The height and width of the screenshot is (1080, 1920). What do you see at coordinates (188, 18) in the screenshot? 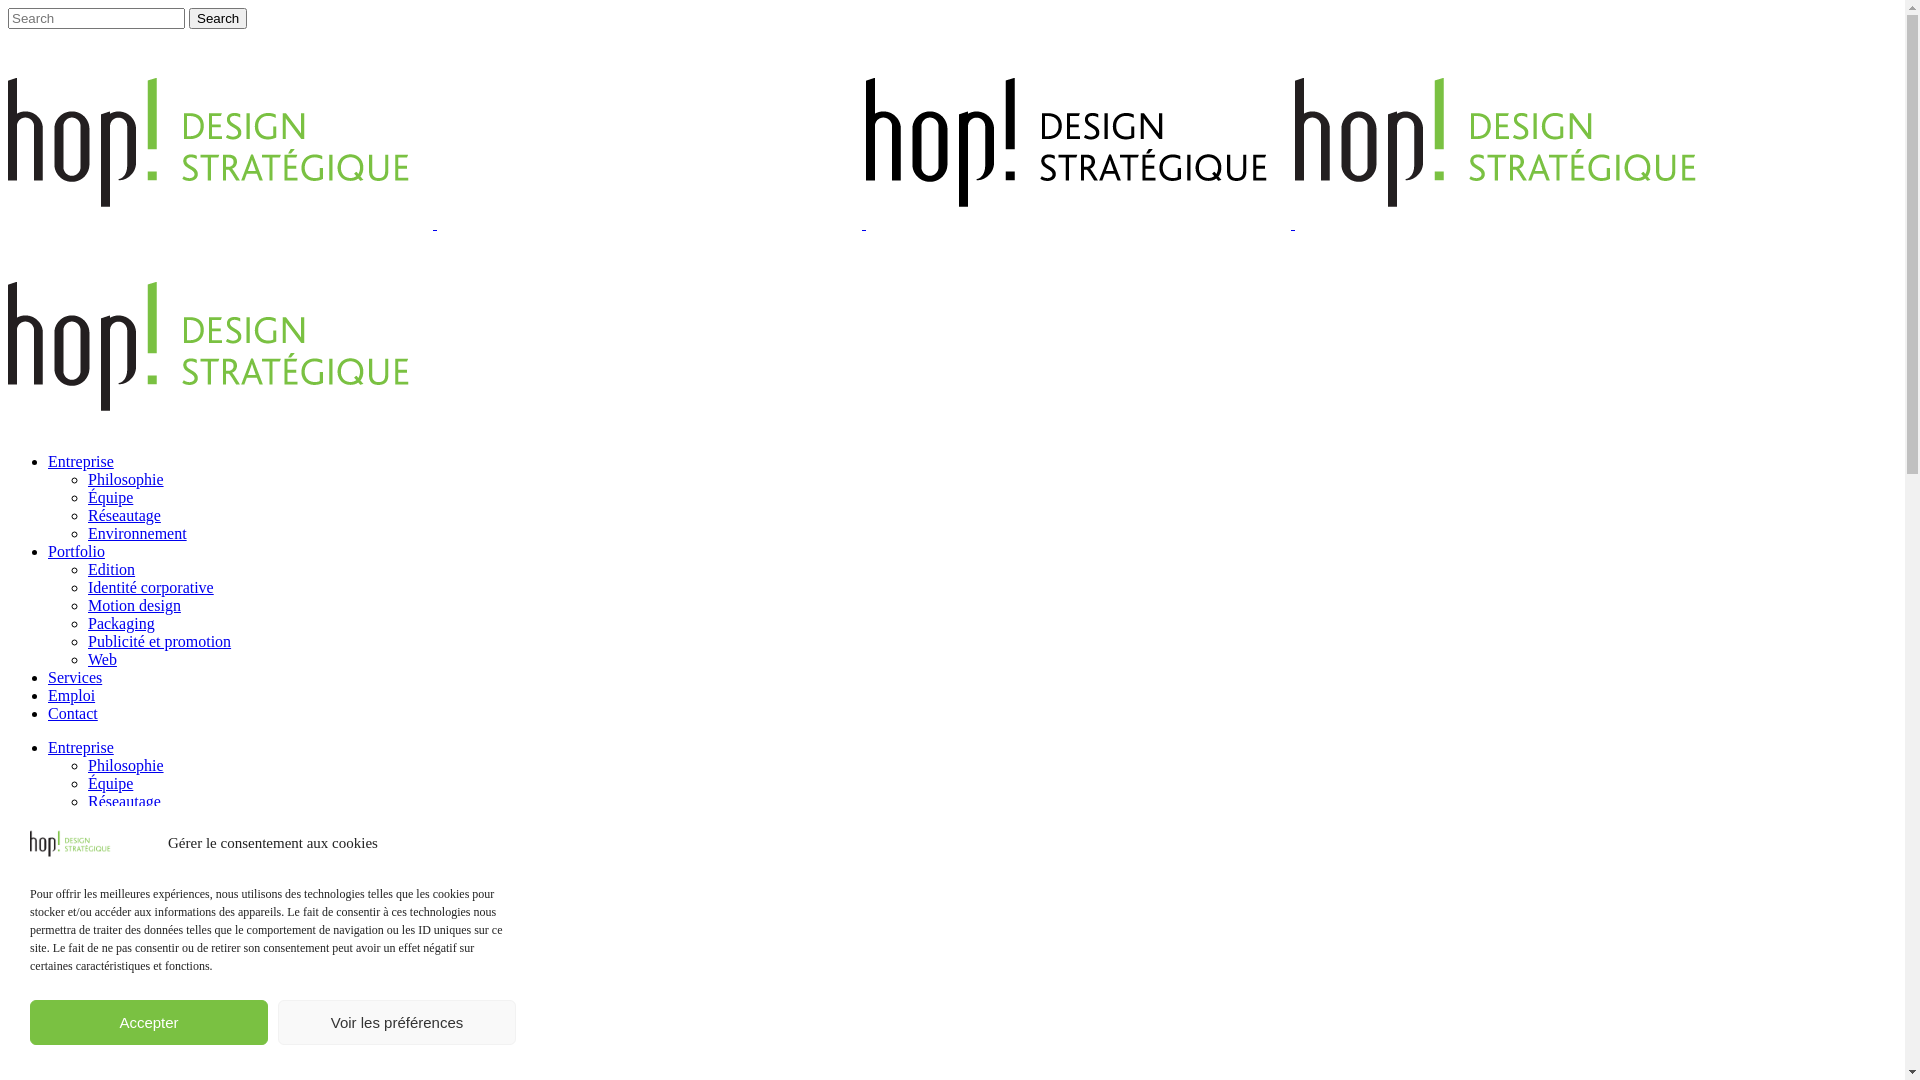
I see `'Search'` at bounding box center [188, 18].